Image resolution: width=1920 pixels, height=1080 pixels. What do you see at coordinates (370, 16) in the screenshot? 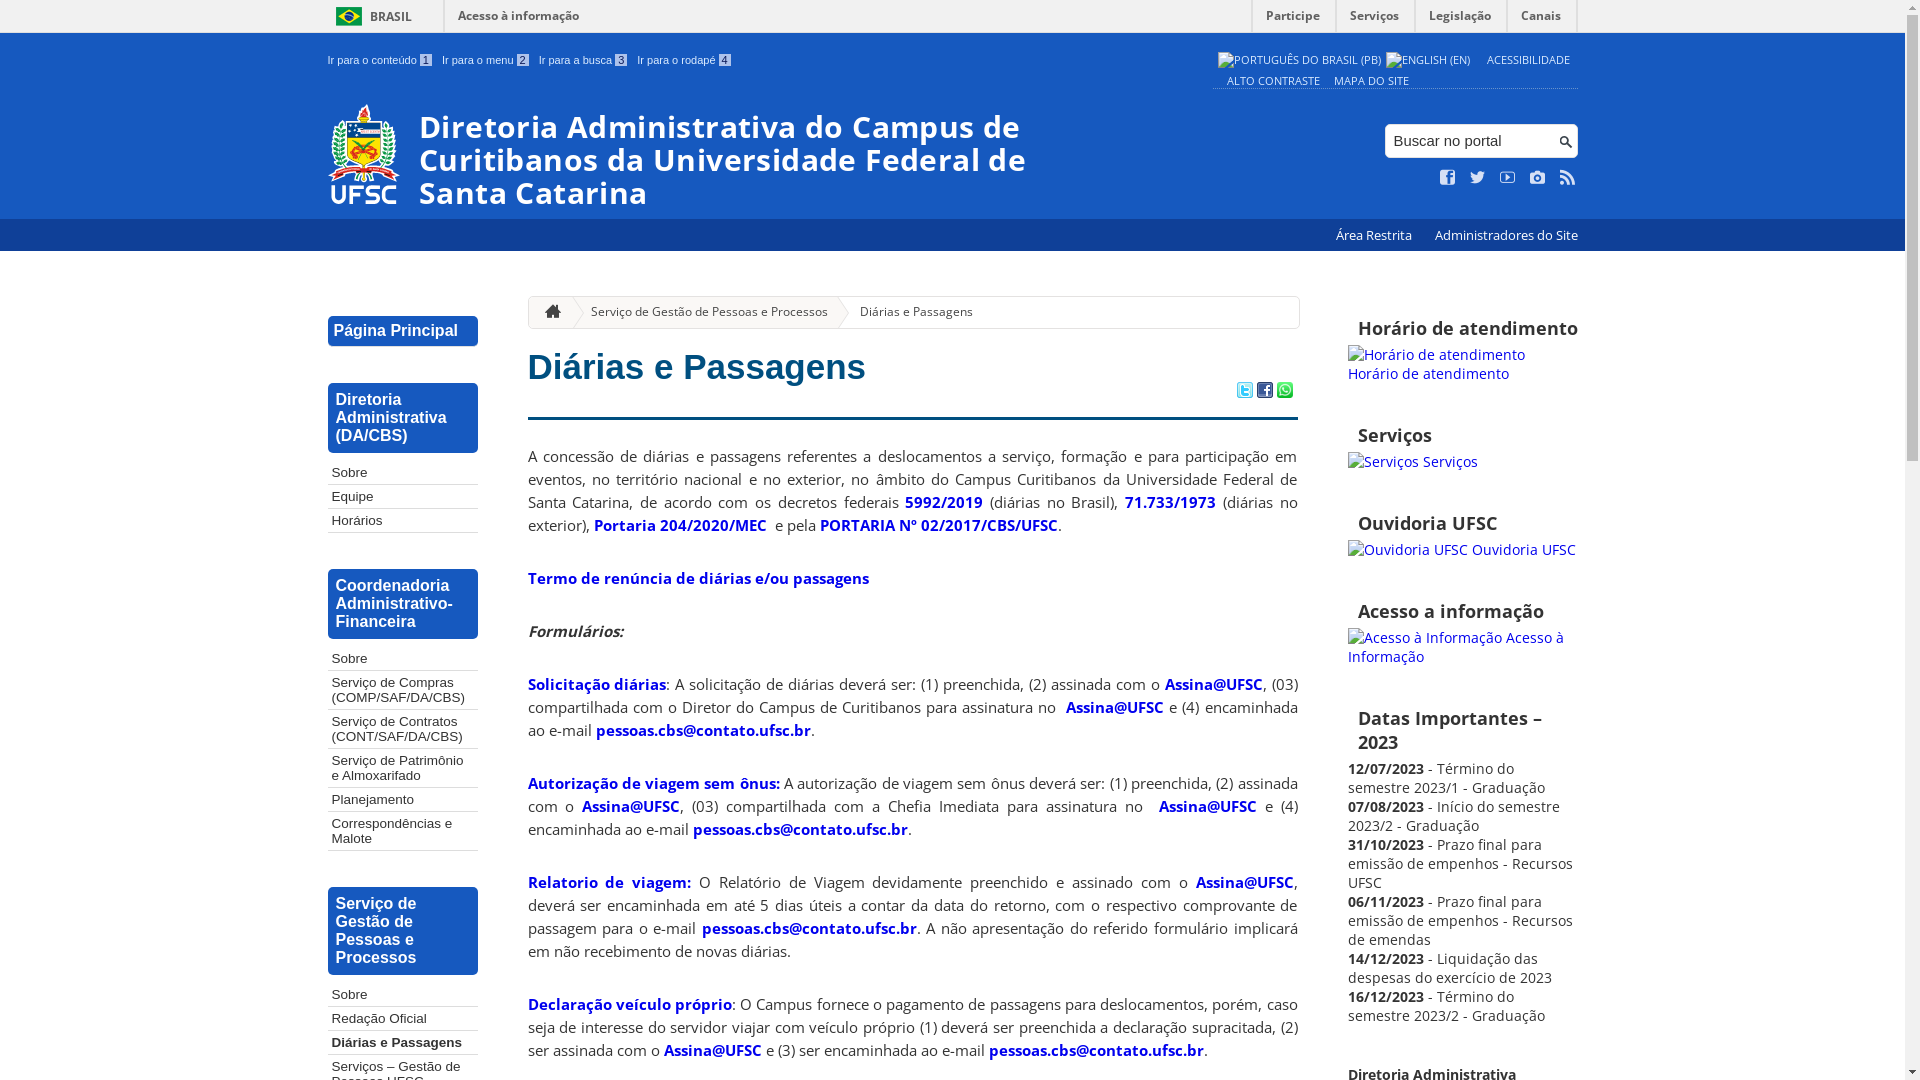
I see `'BRASIL'` at bounding box center [370, 16].